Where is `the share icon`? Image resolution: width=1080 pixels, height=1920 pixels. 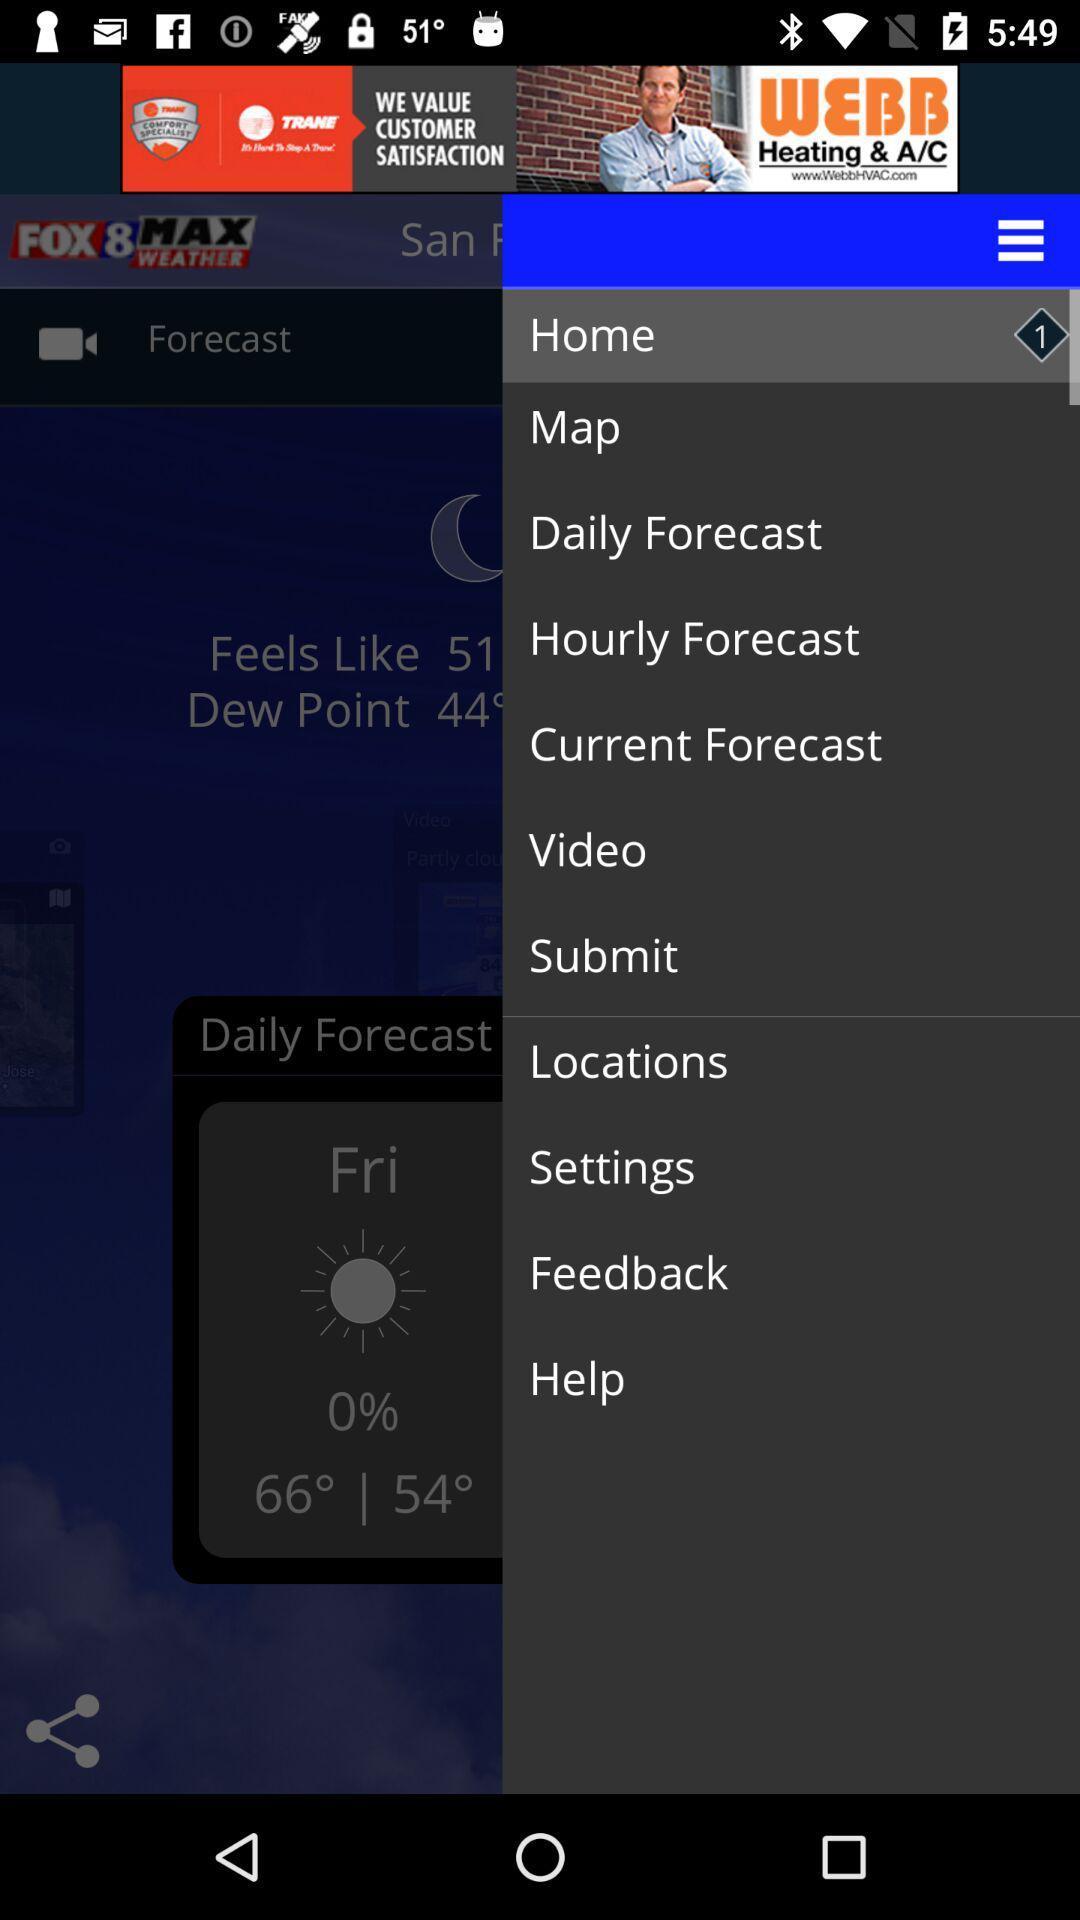
the share icon is located at coordinates (61, 1730).